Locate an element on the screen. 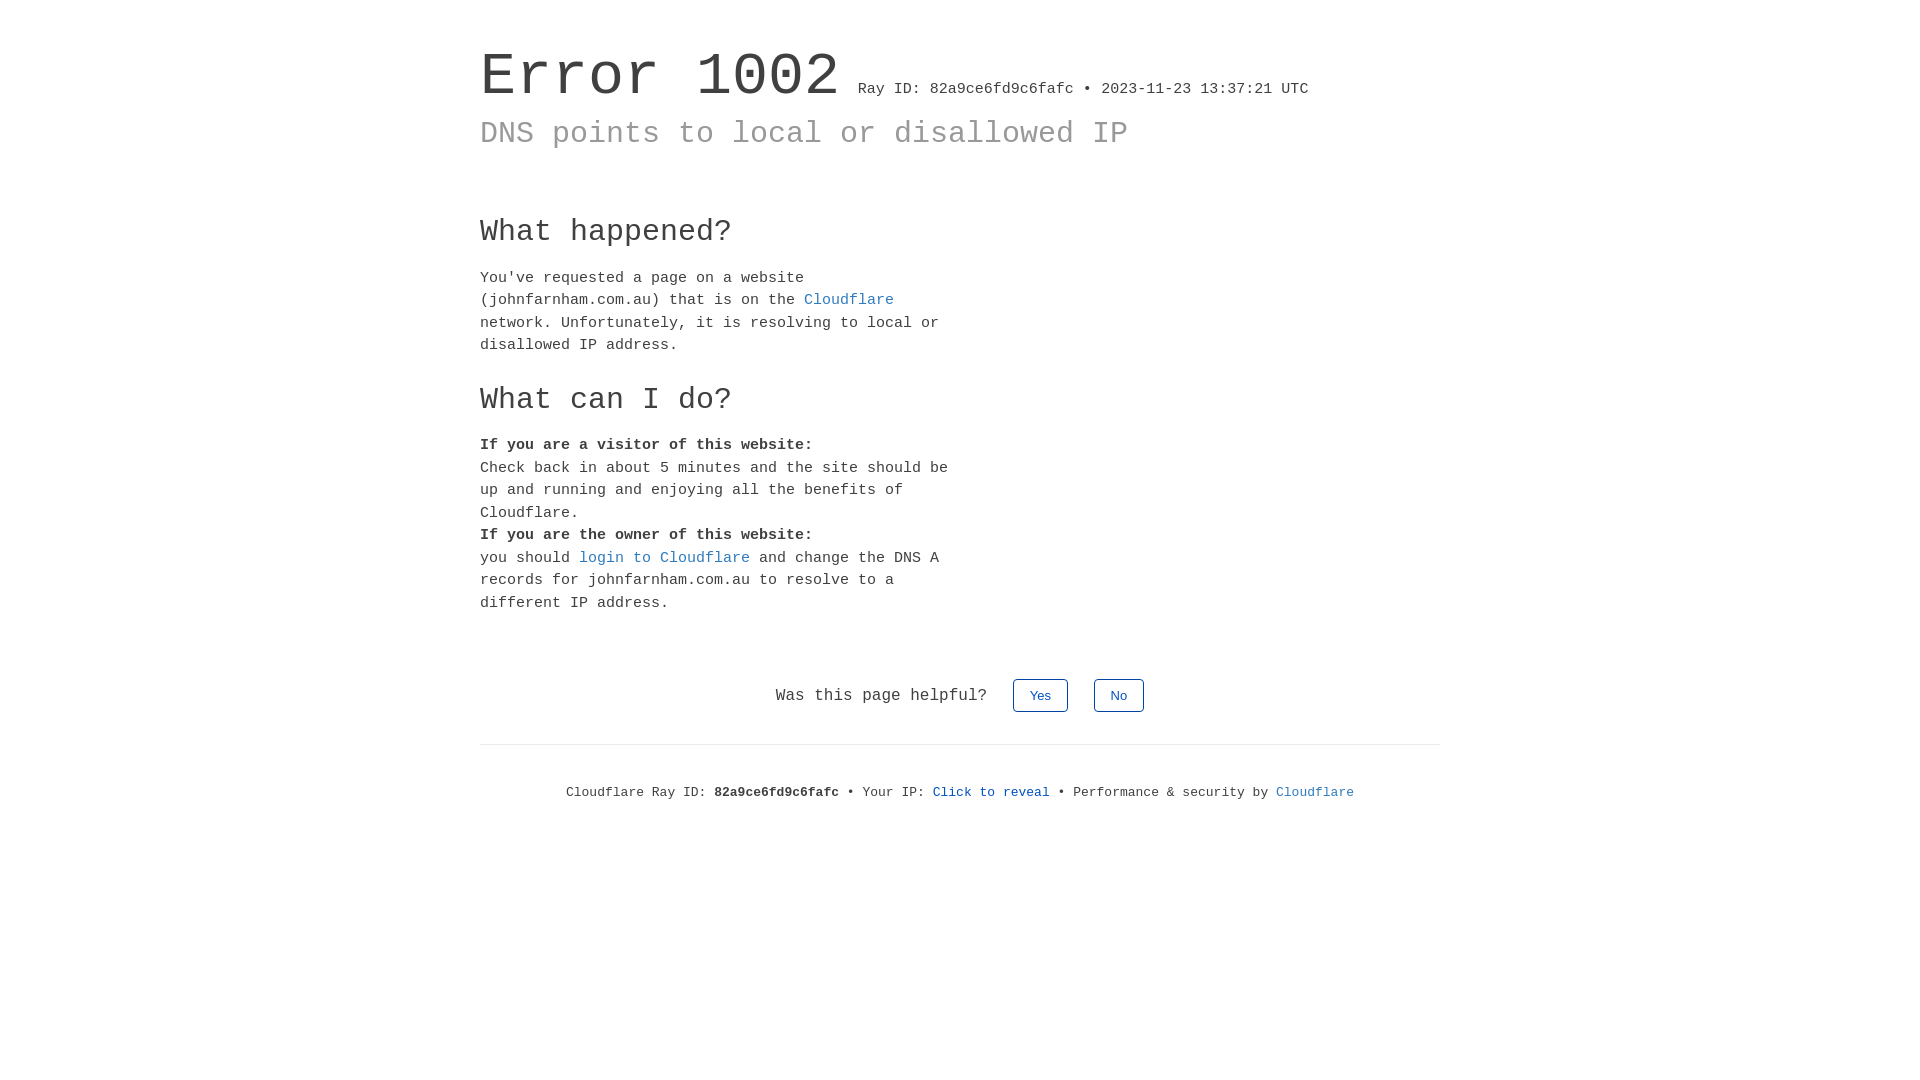  'Click to reveal' is located at coordinates (991, 791).